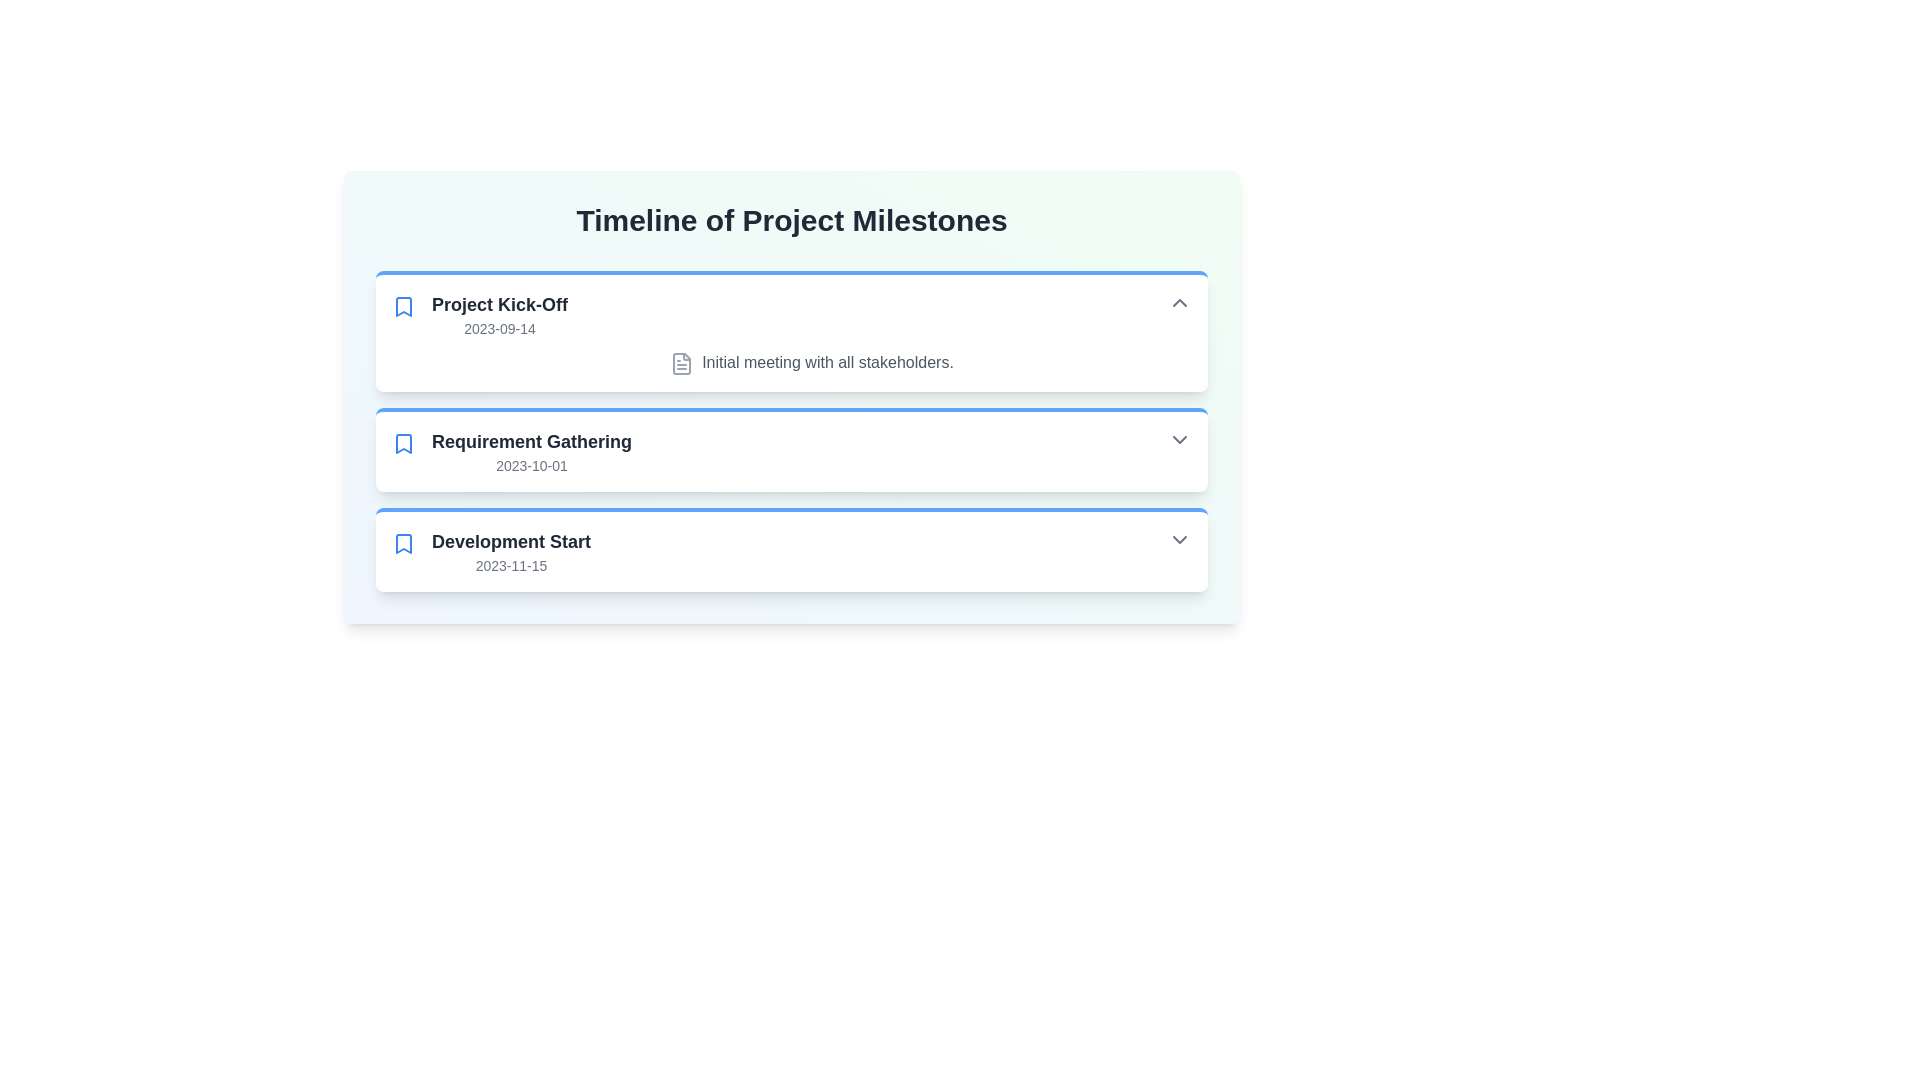  I want to click on the downward-pointing gray chevron icon located at the right side of the 'Development Start 2023-11-15' row, so click(1180, 538).